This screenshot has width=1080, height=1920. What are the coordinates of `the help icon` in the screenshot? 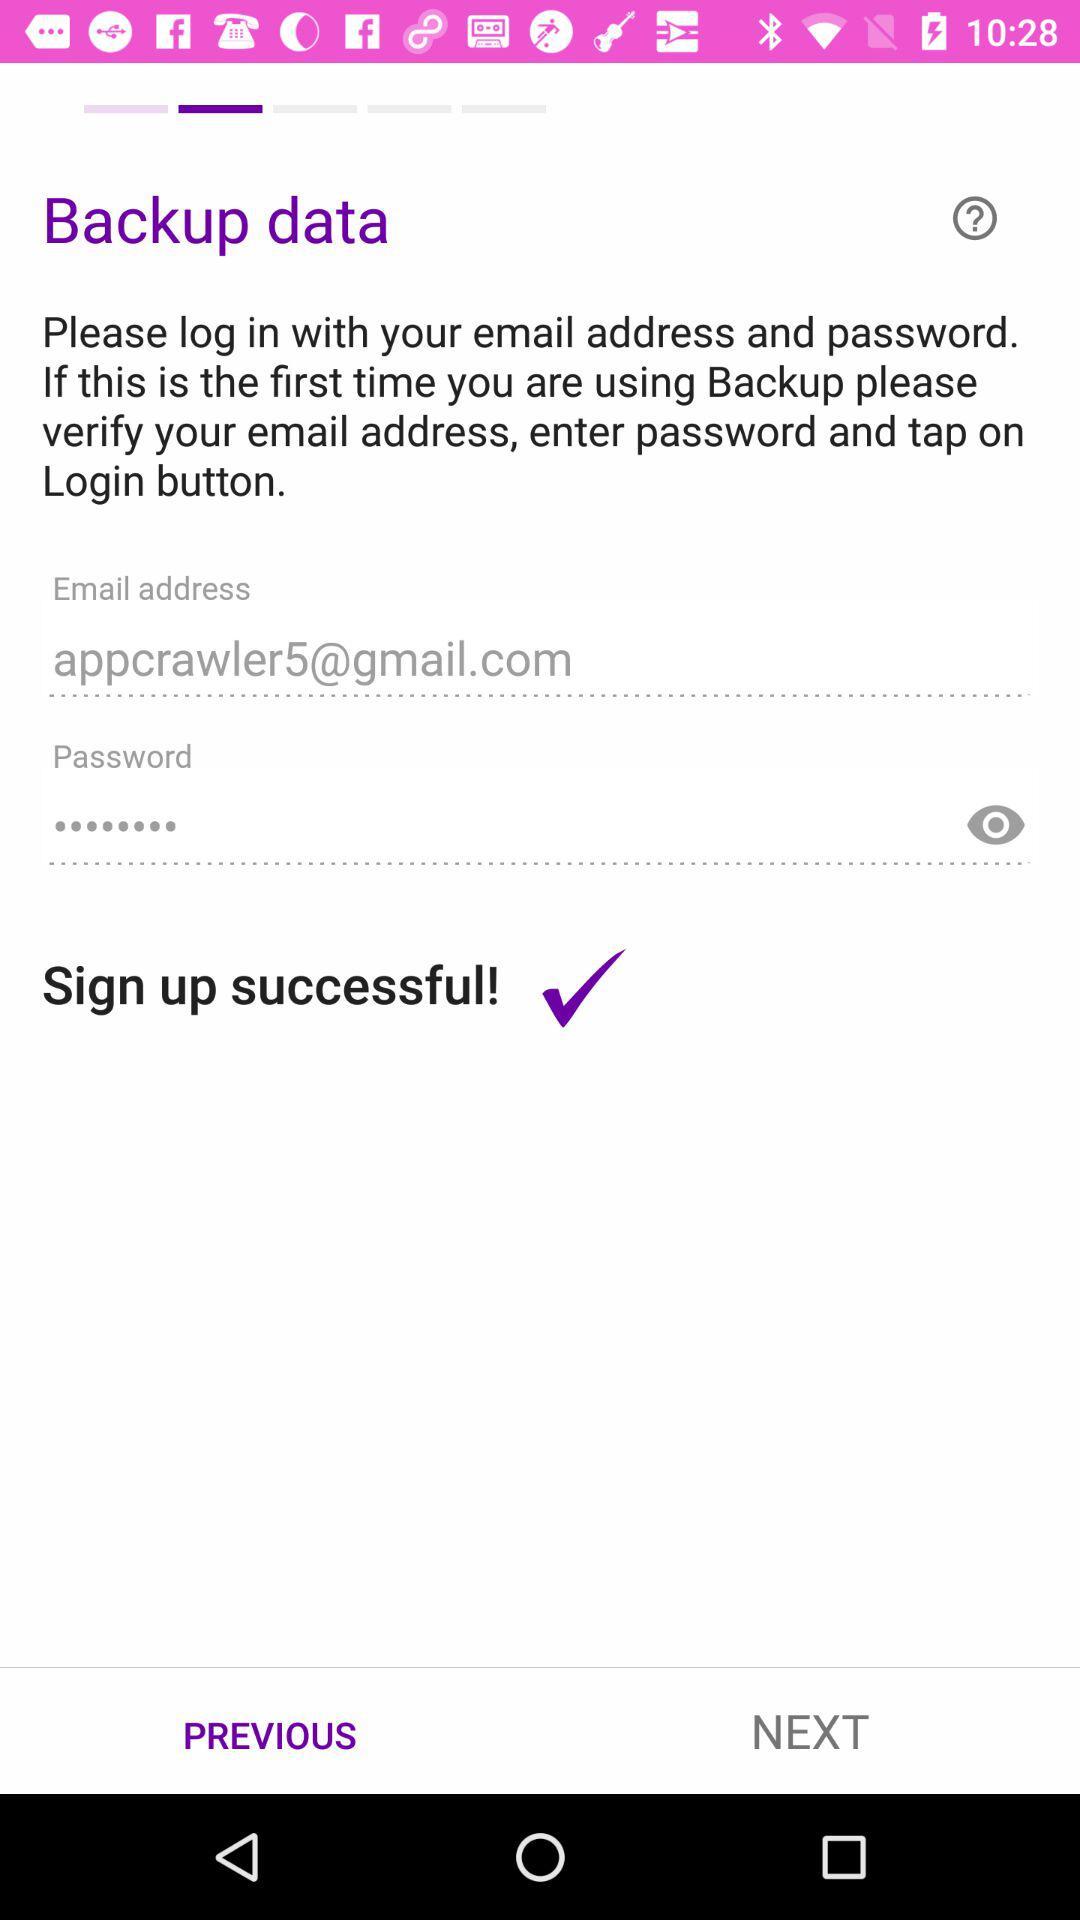 It's located at (974, 218).